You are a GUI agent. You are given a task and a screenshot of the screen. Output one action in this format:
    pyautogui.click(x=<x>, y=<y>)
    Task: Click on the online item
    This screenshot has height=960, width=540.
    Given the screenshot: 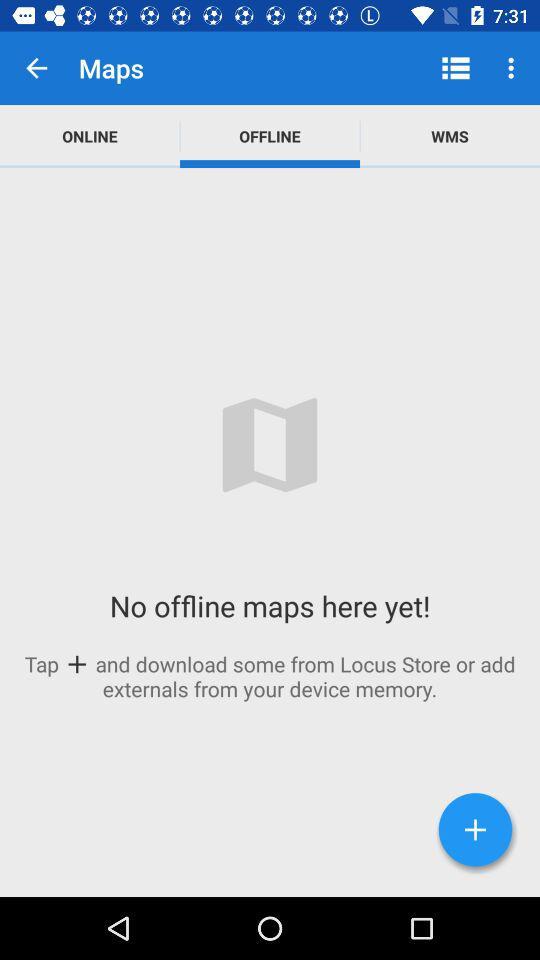 What is the action you would take?
    pyautogui.click(x=89, y=135)
    